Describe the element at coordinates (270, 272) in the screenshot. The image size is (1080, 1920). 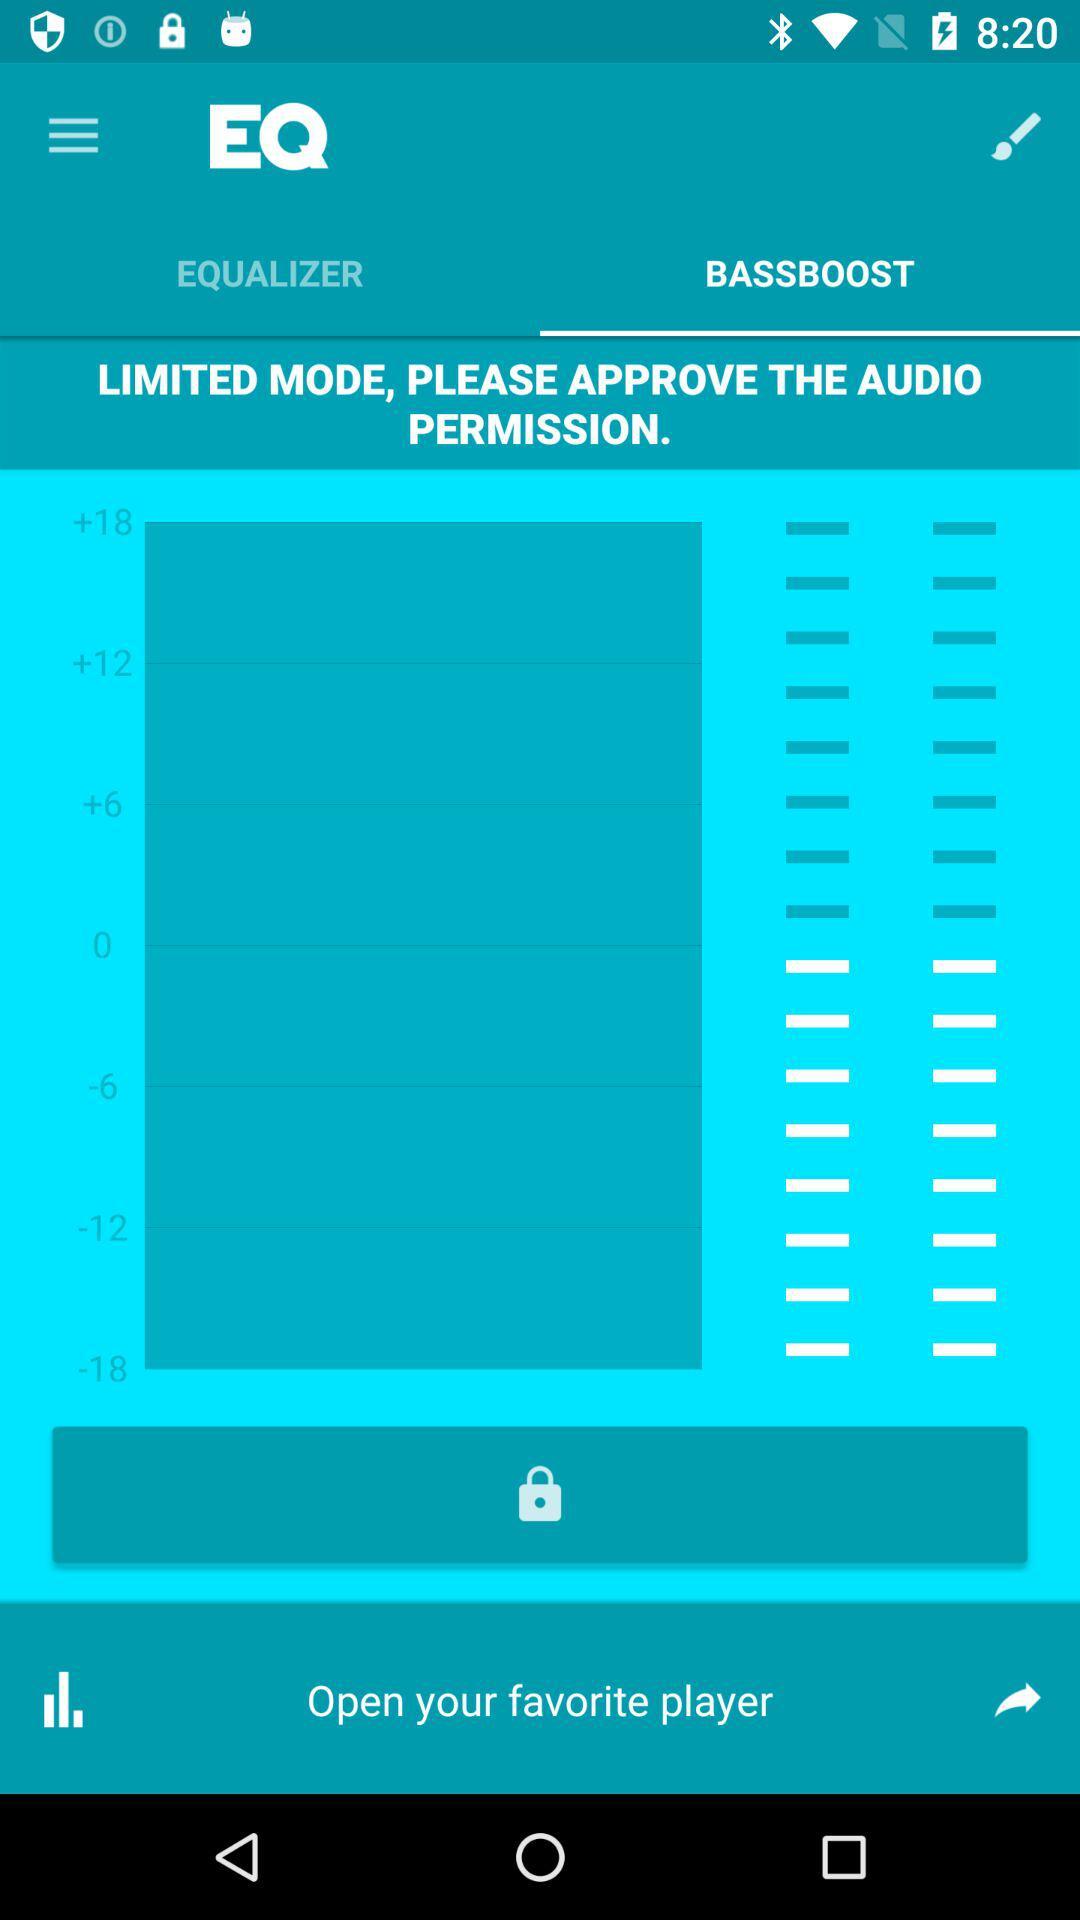
I see `the item next to bassboost app` at that location.